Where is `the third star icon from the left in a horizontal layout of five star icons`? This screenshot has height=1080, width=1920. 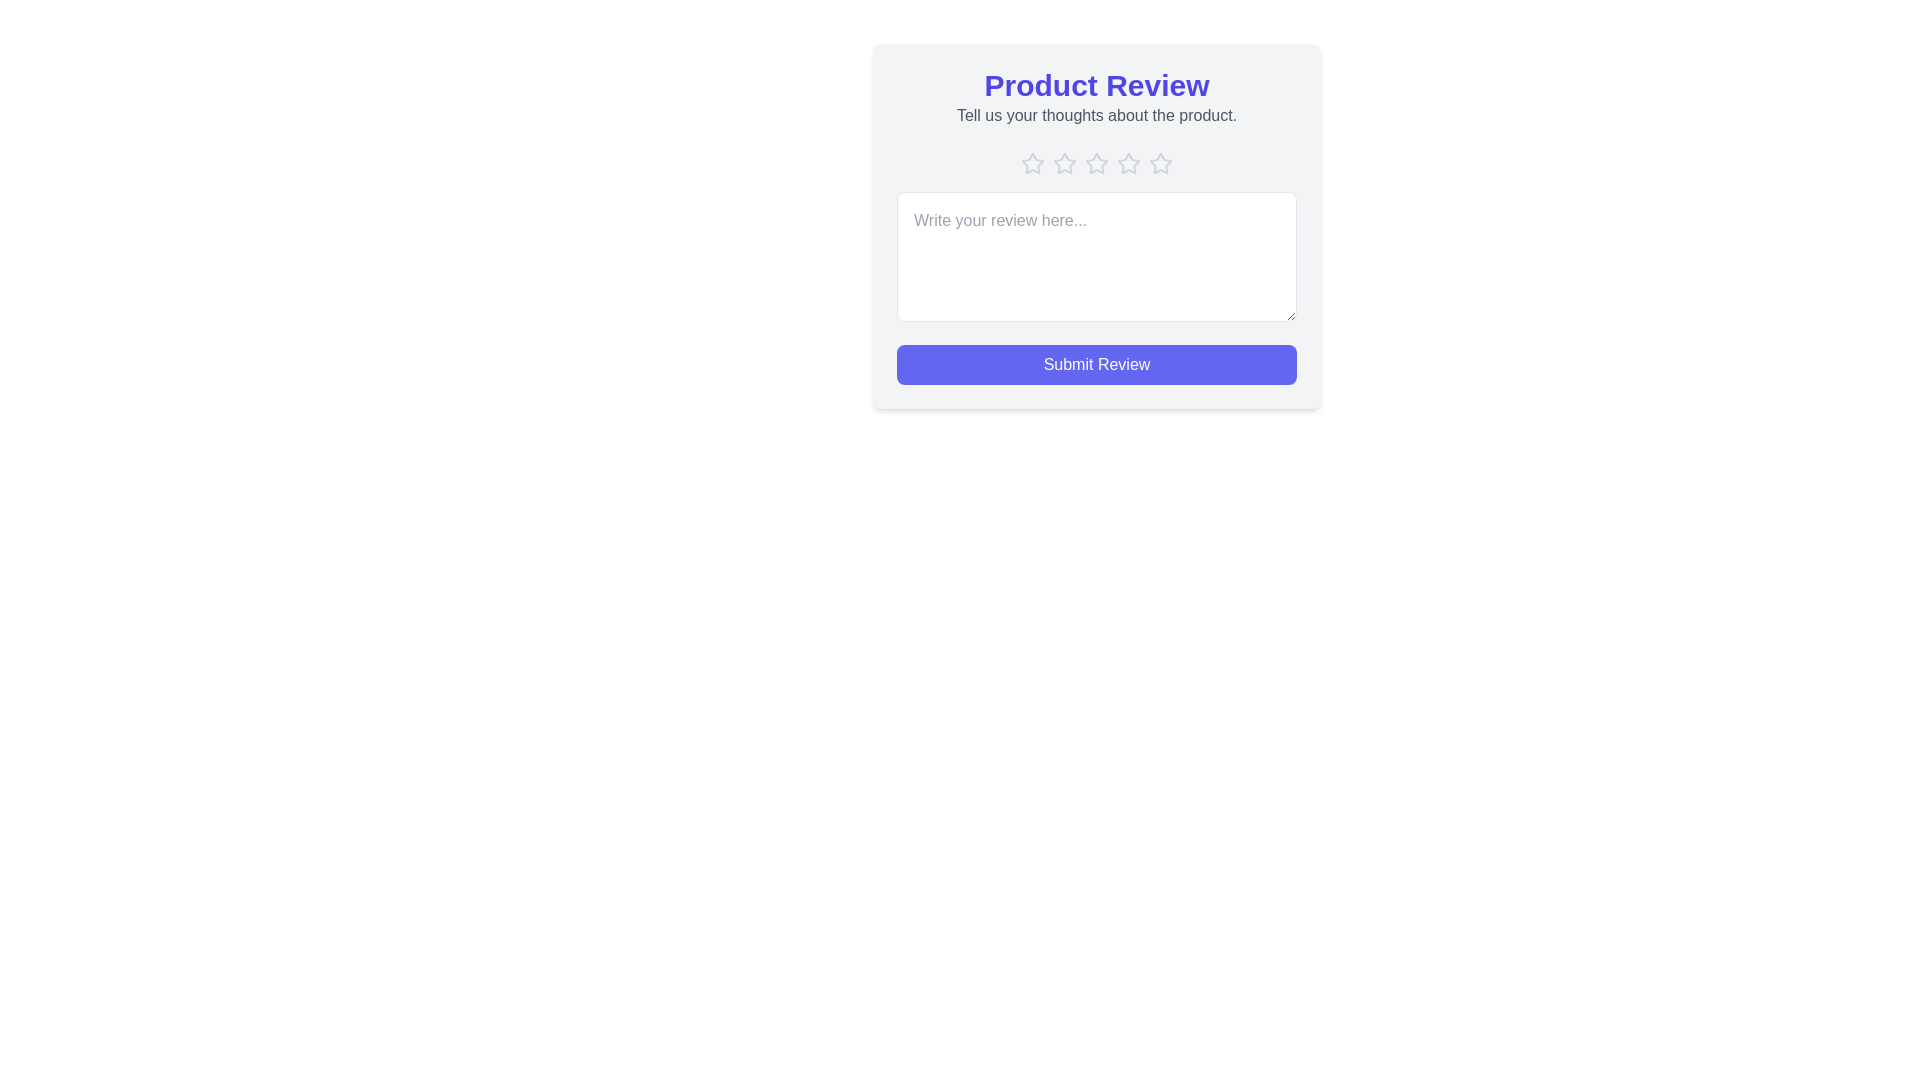 the third star icon from the left in a horizontal layout of five star icons is located at coordinates (1064, 163).